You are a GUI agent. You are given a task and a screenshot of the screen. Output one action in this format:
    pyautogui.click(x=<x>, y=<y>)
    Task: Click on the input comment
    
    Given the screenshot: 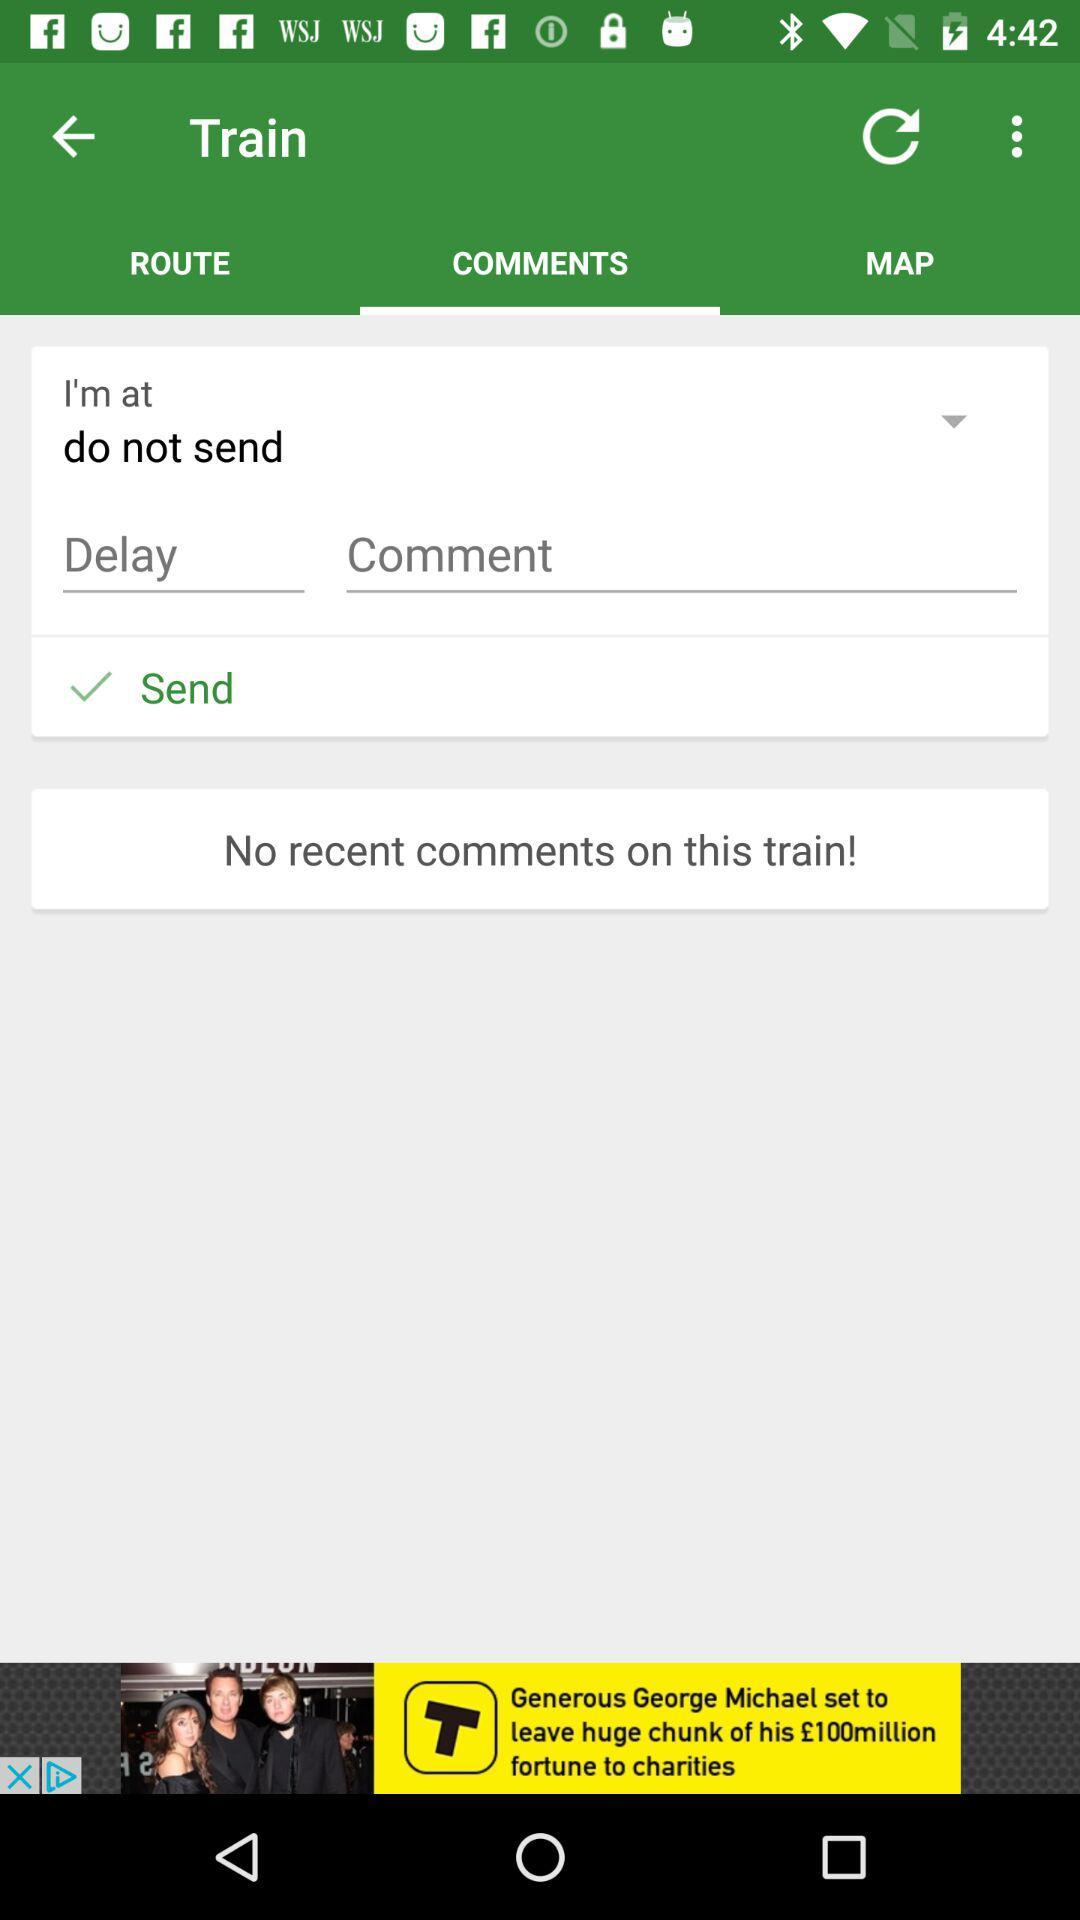 What is the action you would take?
    pyautogui.click(x=680, y=554)
    